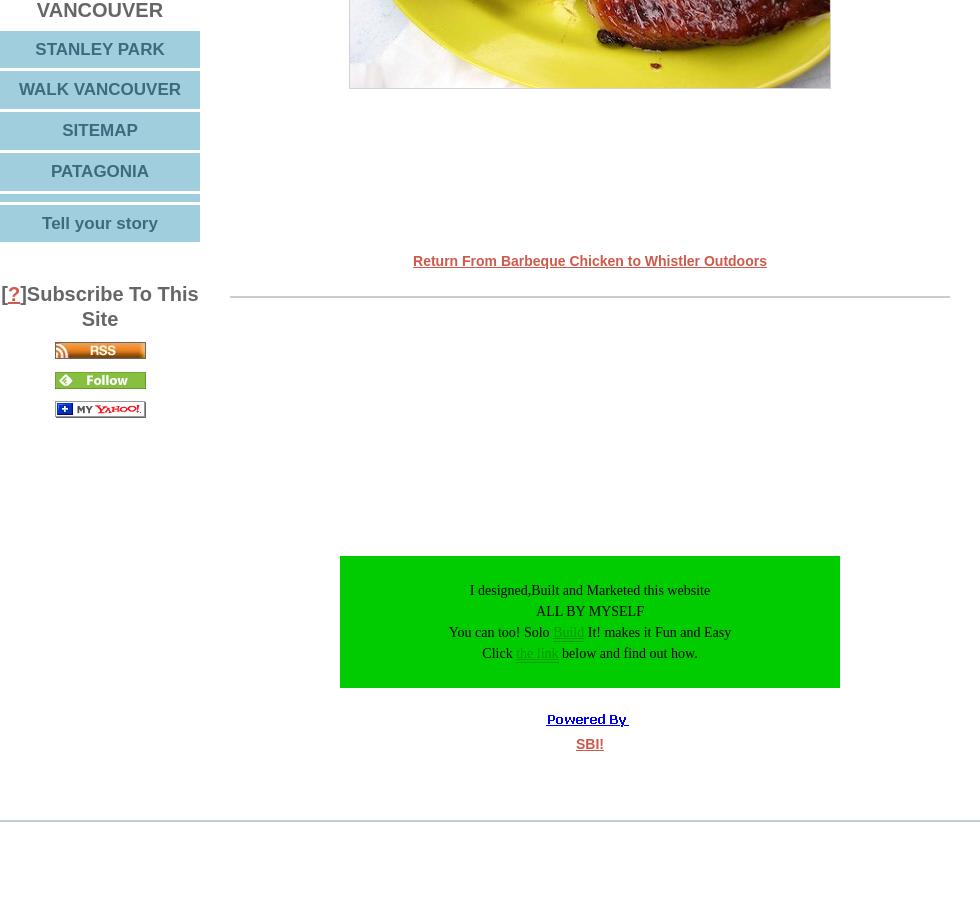 This screenshot has width=980, height=897. What do you see at coordinates (99, 88) in the screenshot?
I see `'WALK VANCOUVER'` at bounding box center [99, 88].